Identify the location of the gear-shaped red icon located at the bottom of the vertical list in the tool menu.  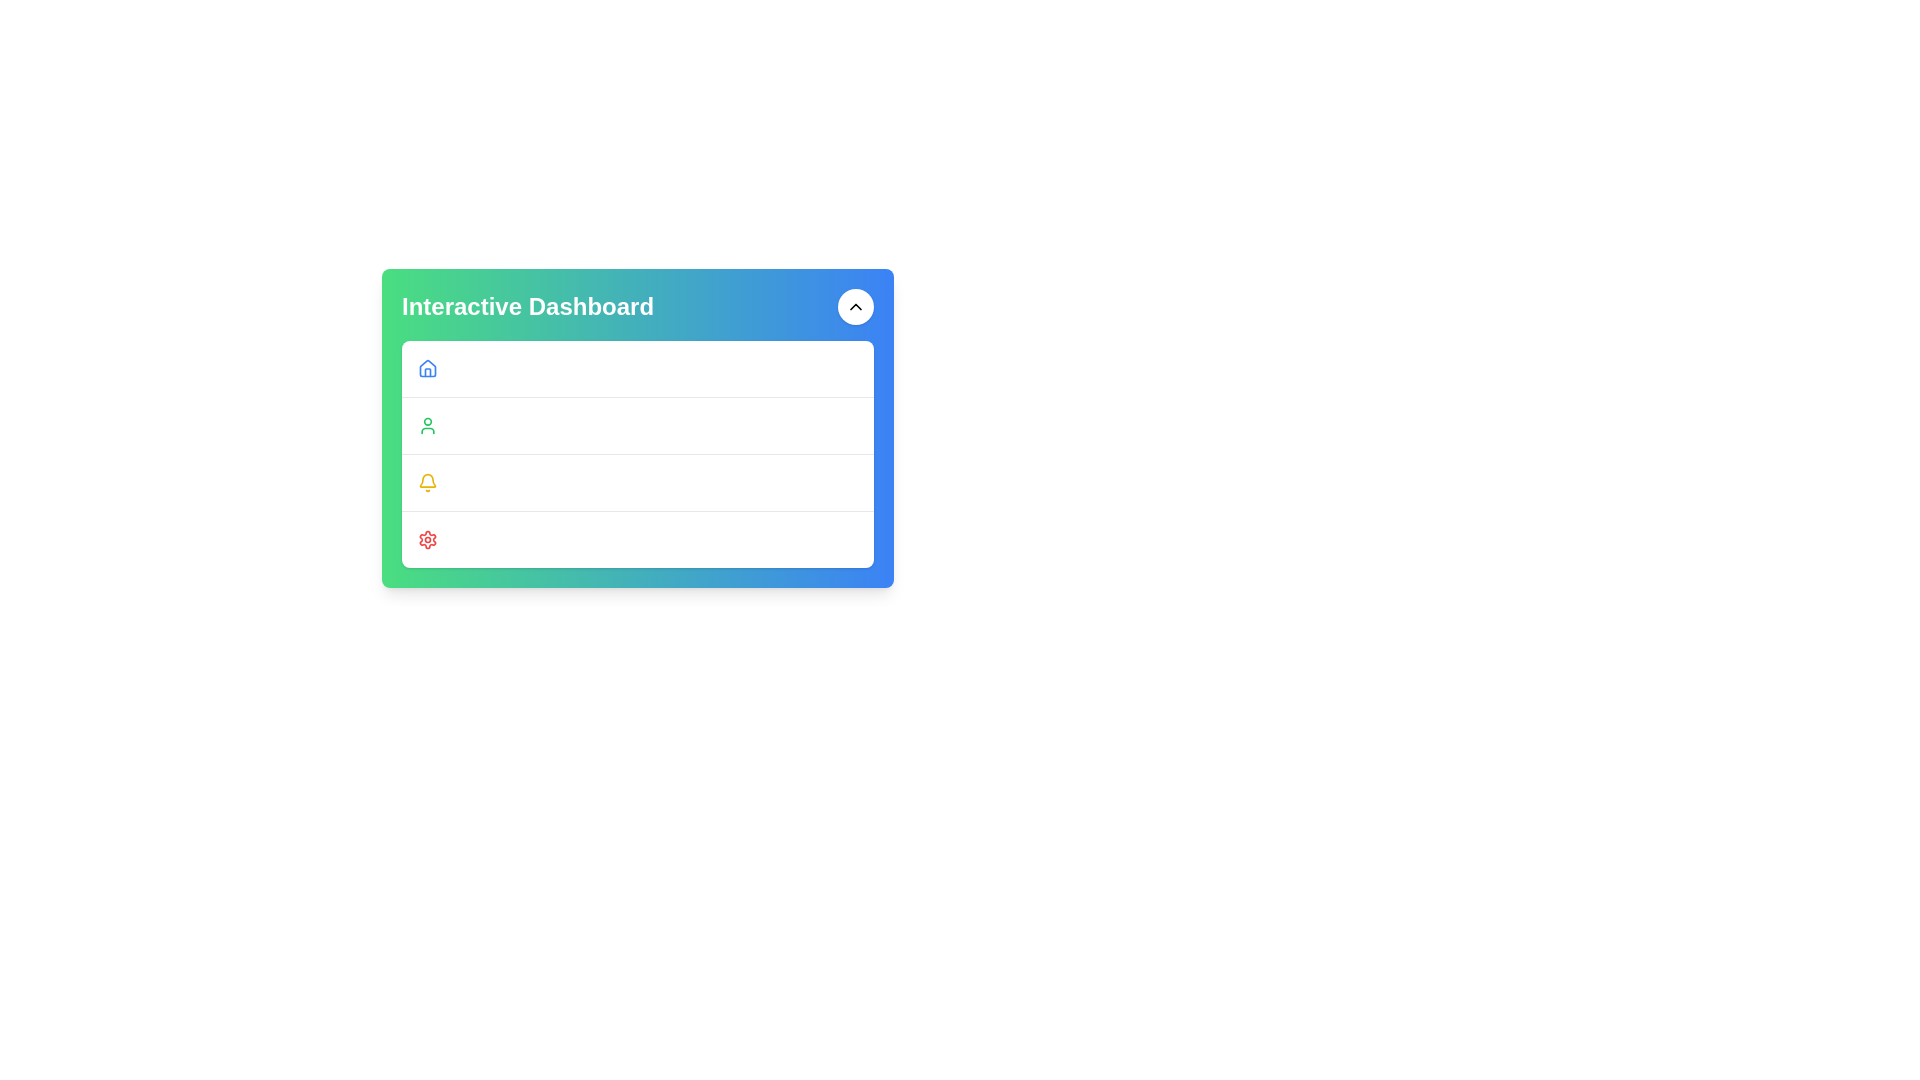
(426, 540).